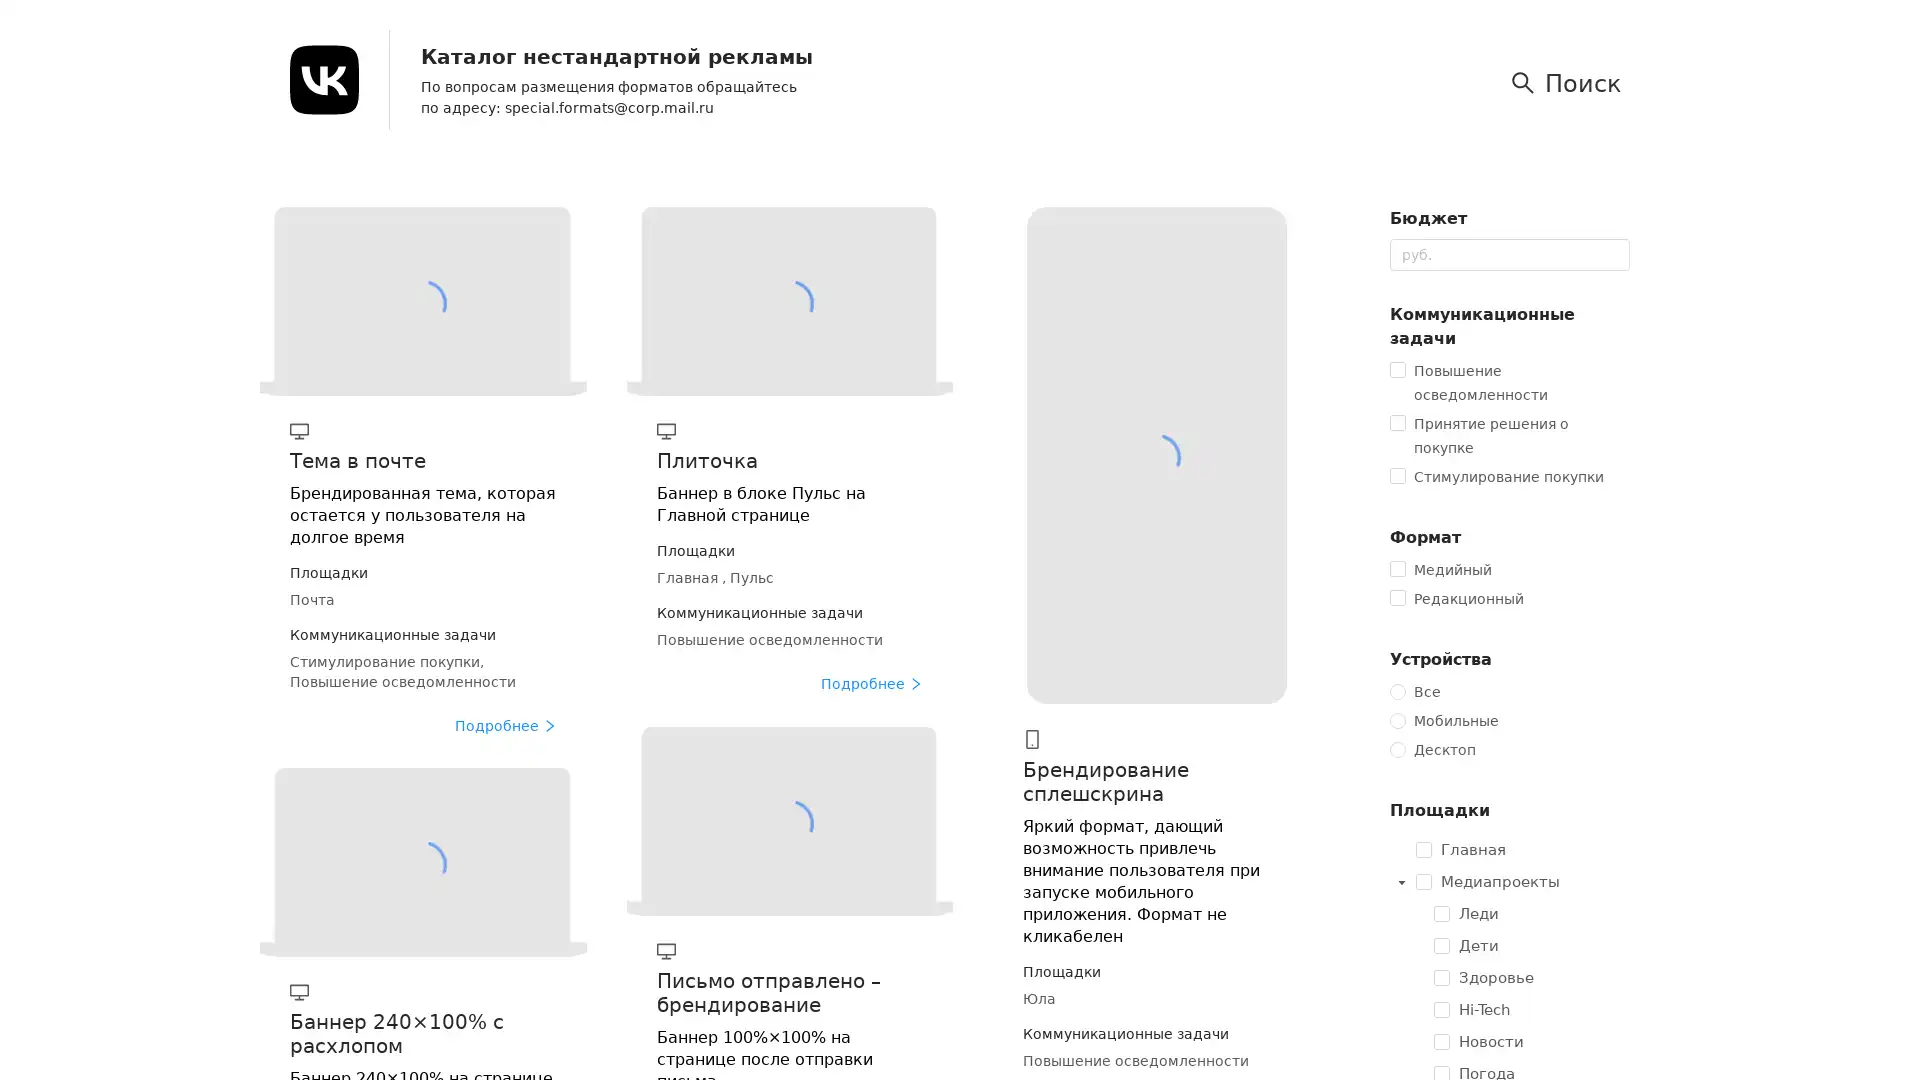 The width and height of the screenshot is (1920, 1080). Describe the element at coordinates (1569, 82) in the screenshot. I see `icon: search` at that location.